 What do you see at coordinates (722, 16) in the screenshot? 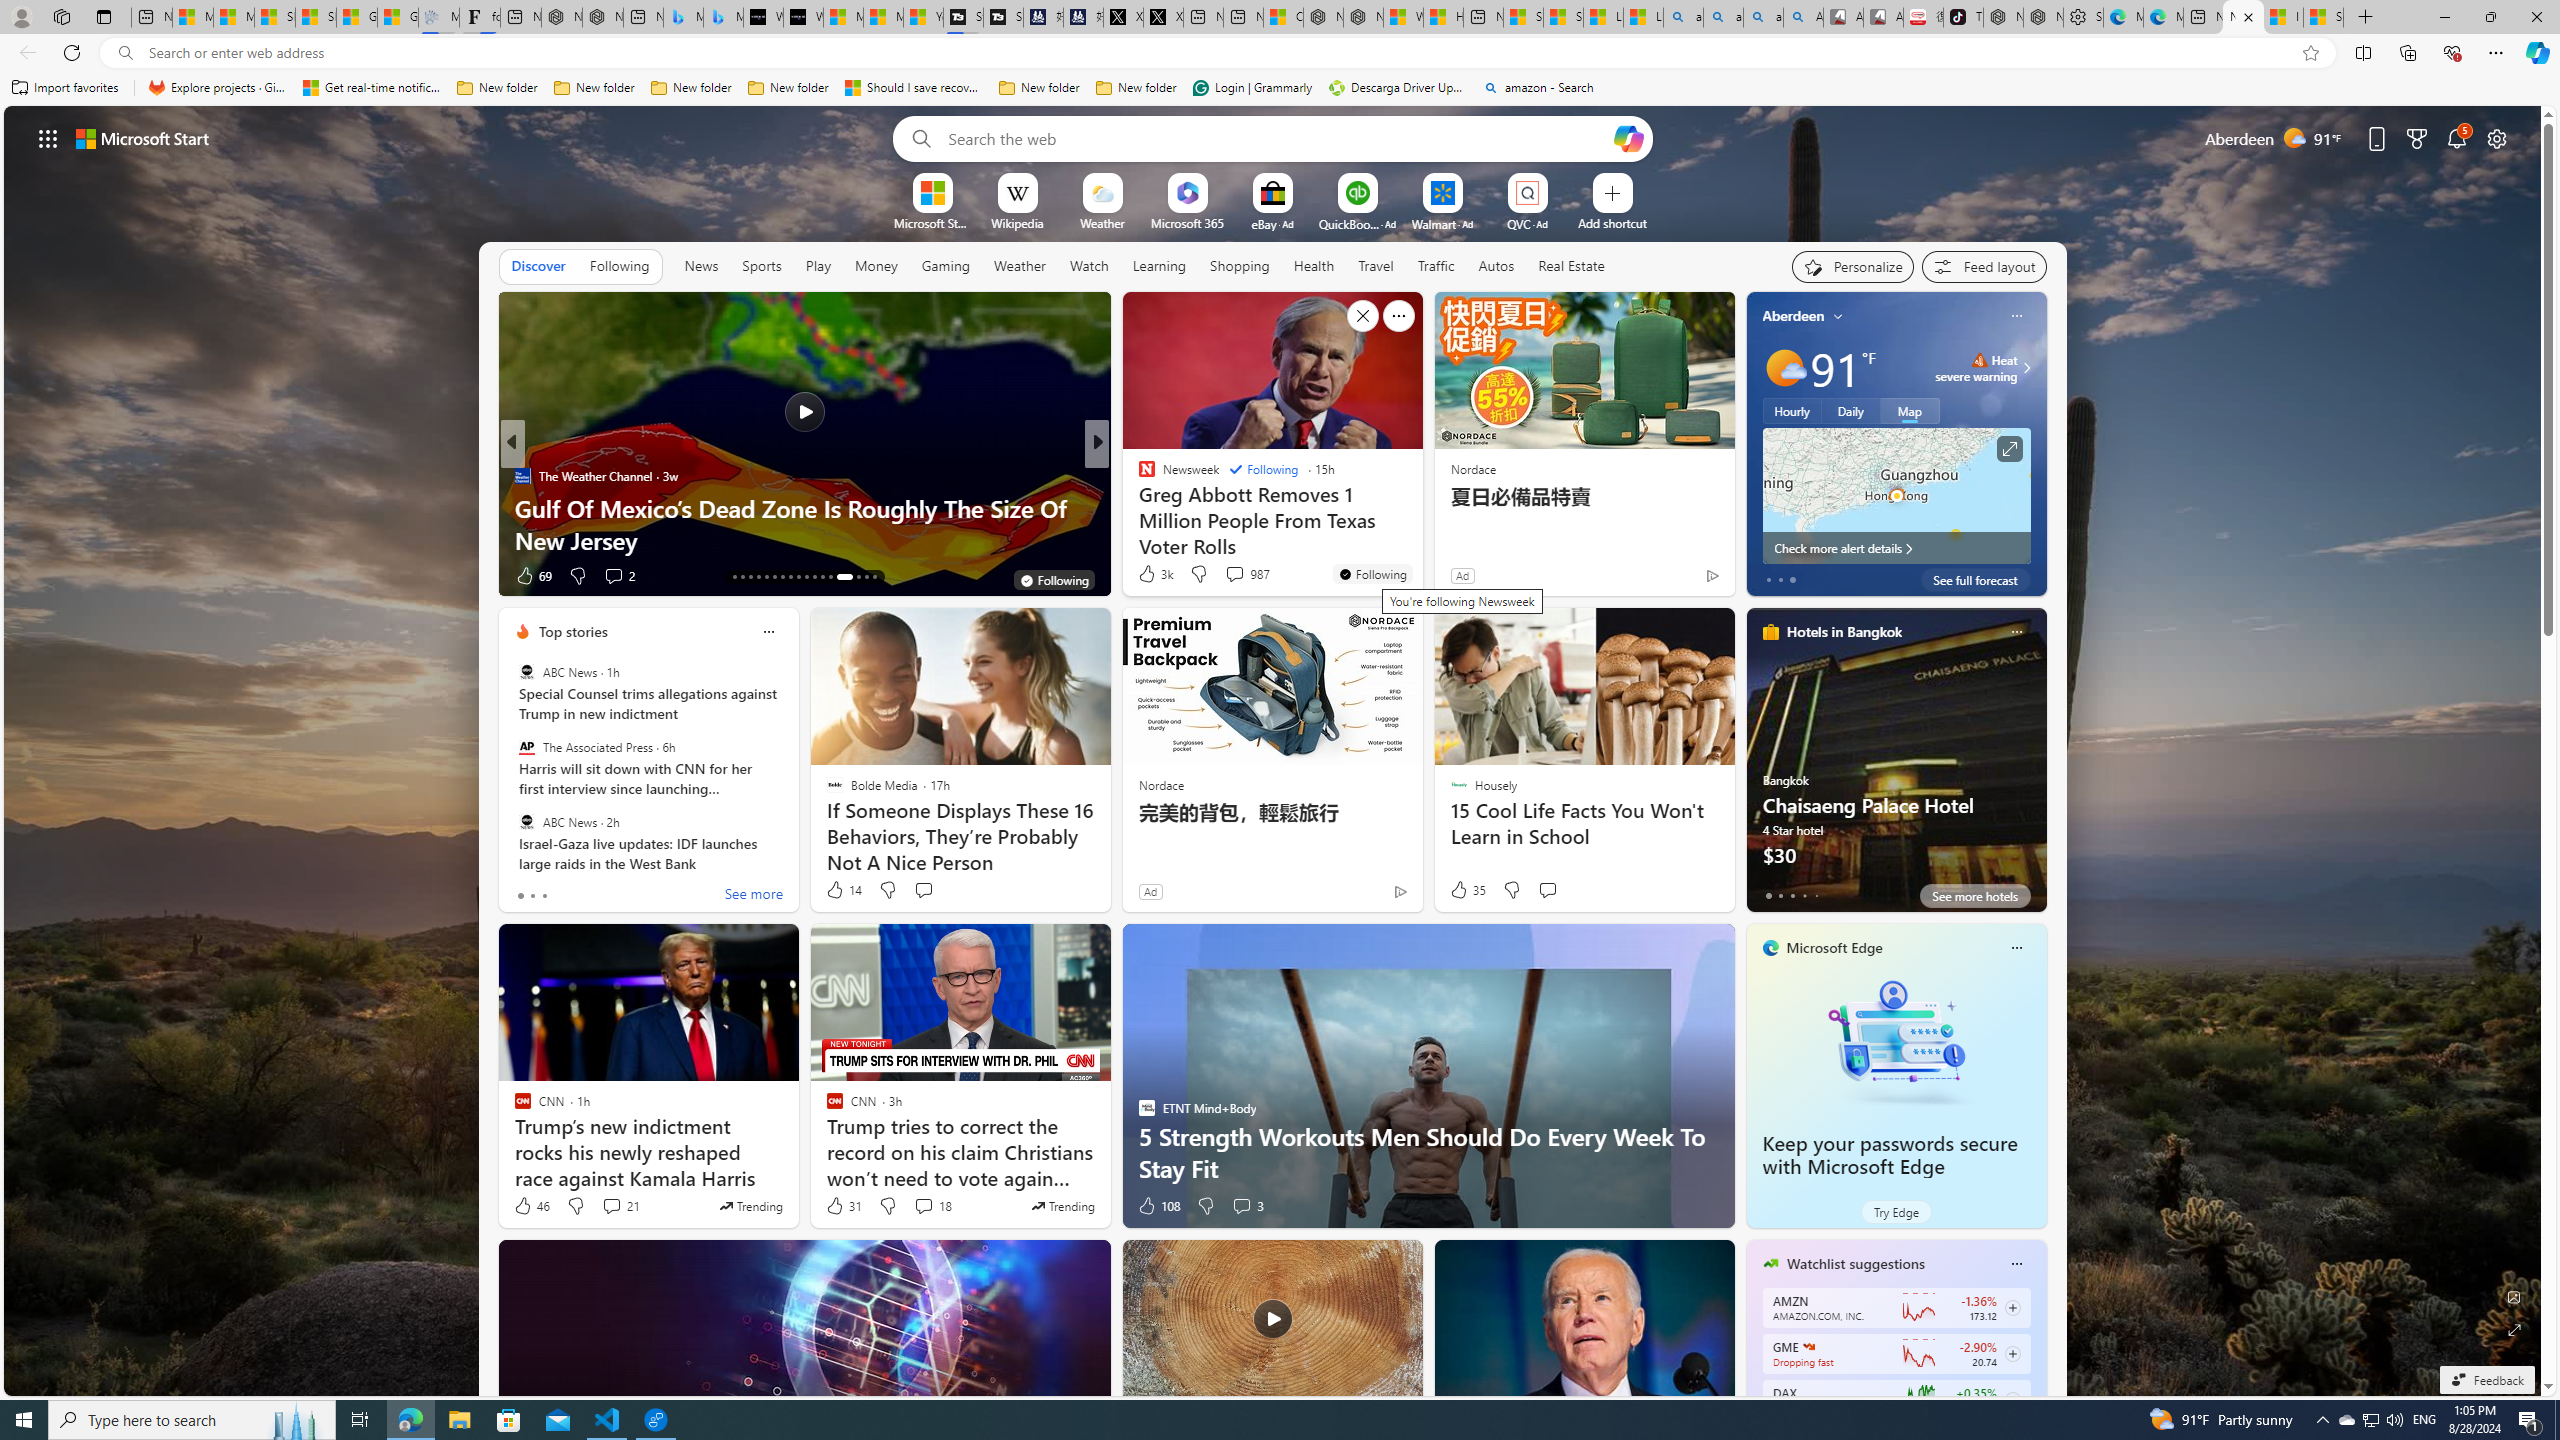
I see `'Microsoft Bing Travel - Shangri-La Hotel Bangkok'` at bounding box center [722, 16].